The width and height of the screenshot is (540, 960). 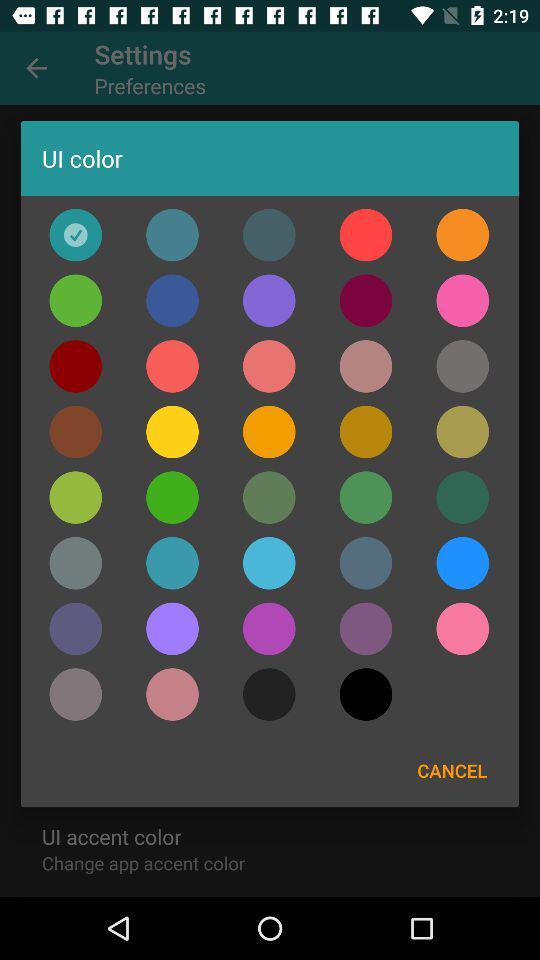 I want to click on color, so click(x=74, y=563).